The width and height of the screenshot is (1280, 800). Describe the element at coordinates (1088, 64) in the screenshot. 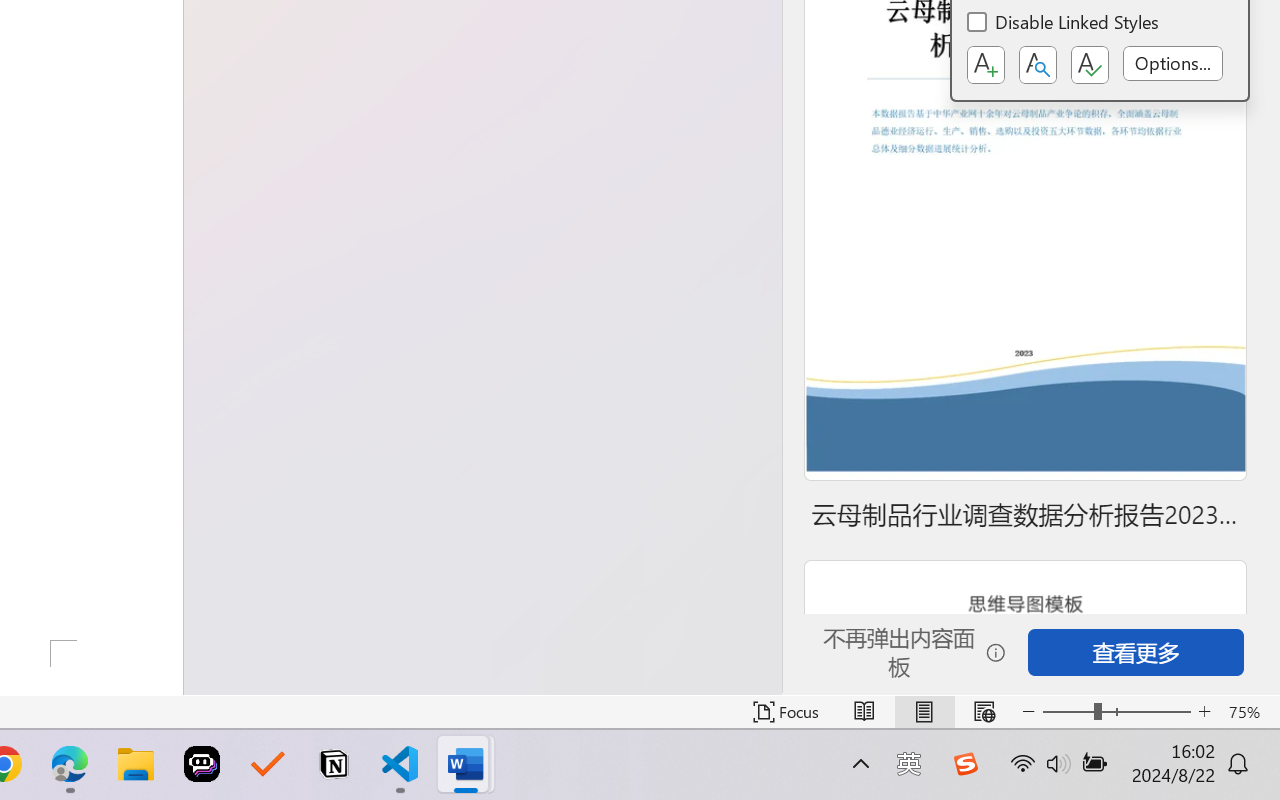

I see `'Class: NetUIButton'` at that location.